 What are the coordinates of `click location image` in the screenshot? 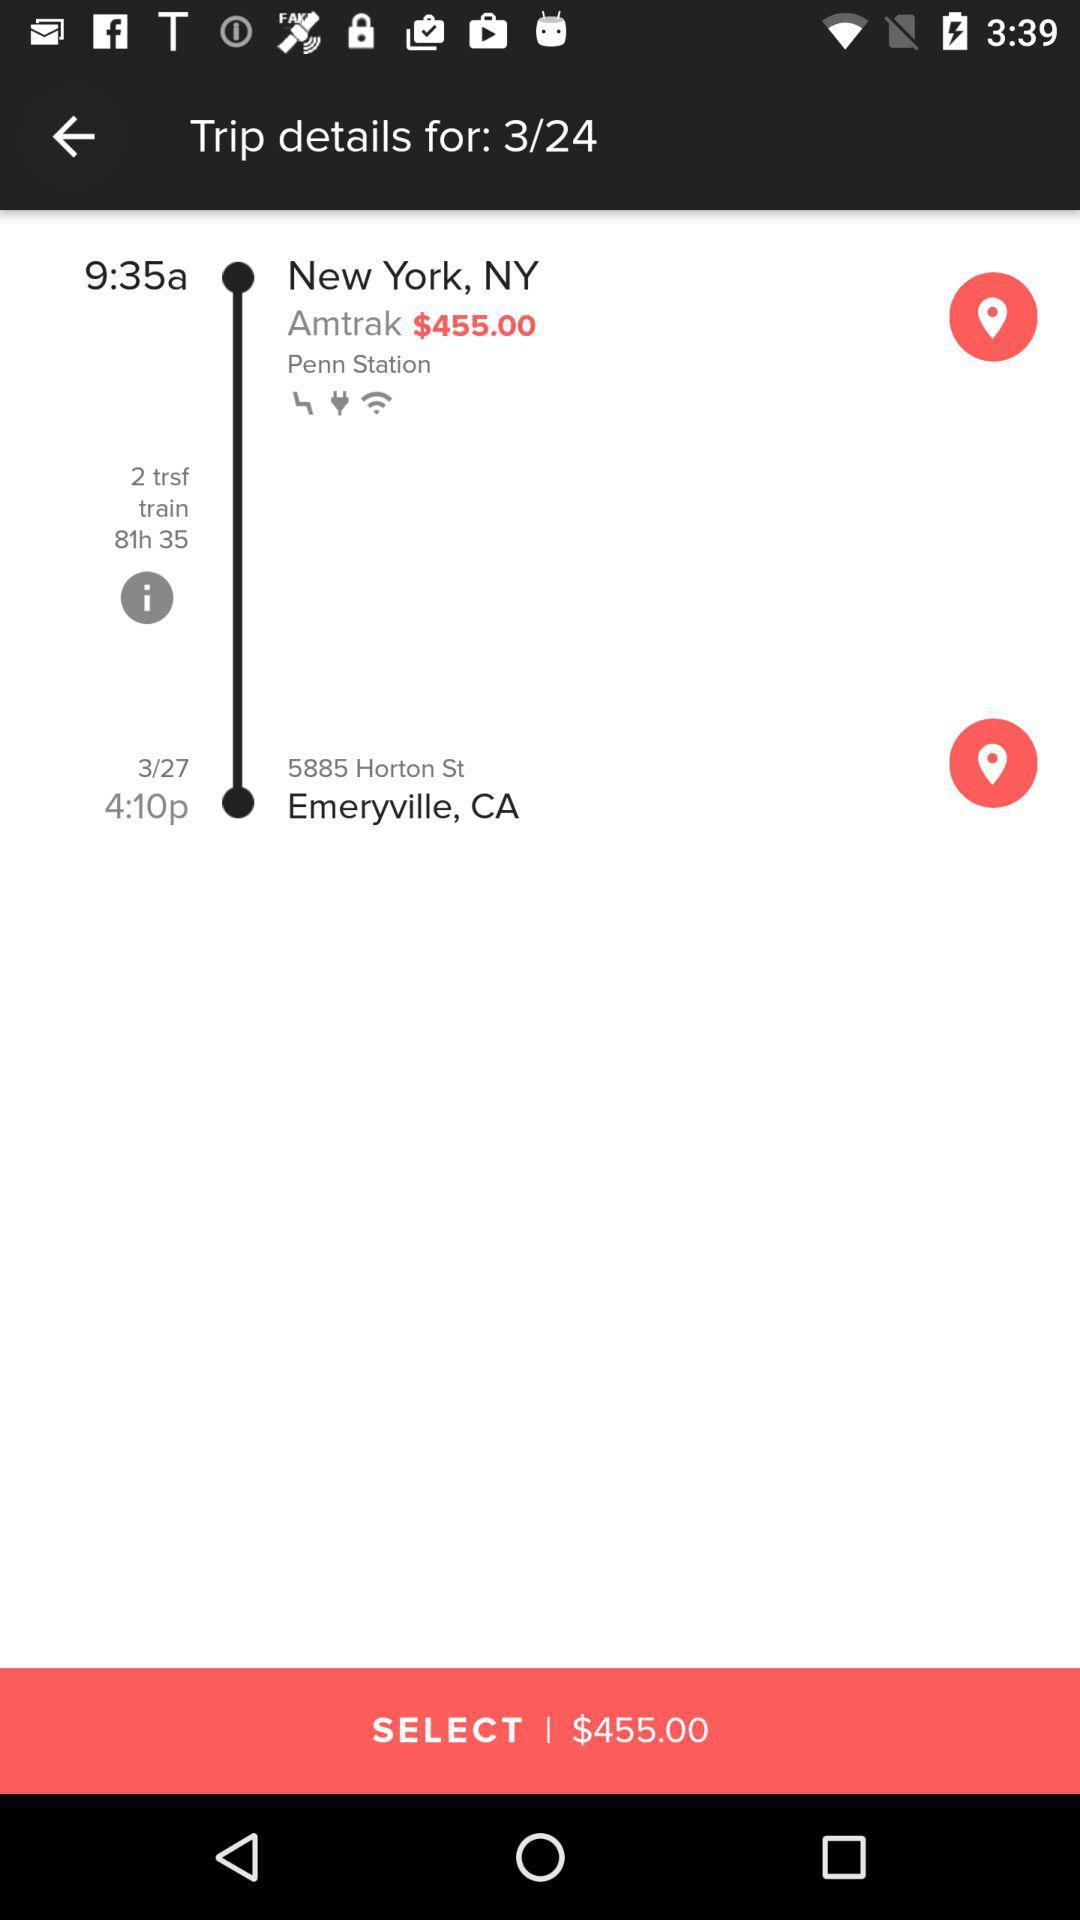 It's located at (993, 762).